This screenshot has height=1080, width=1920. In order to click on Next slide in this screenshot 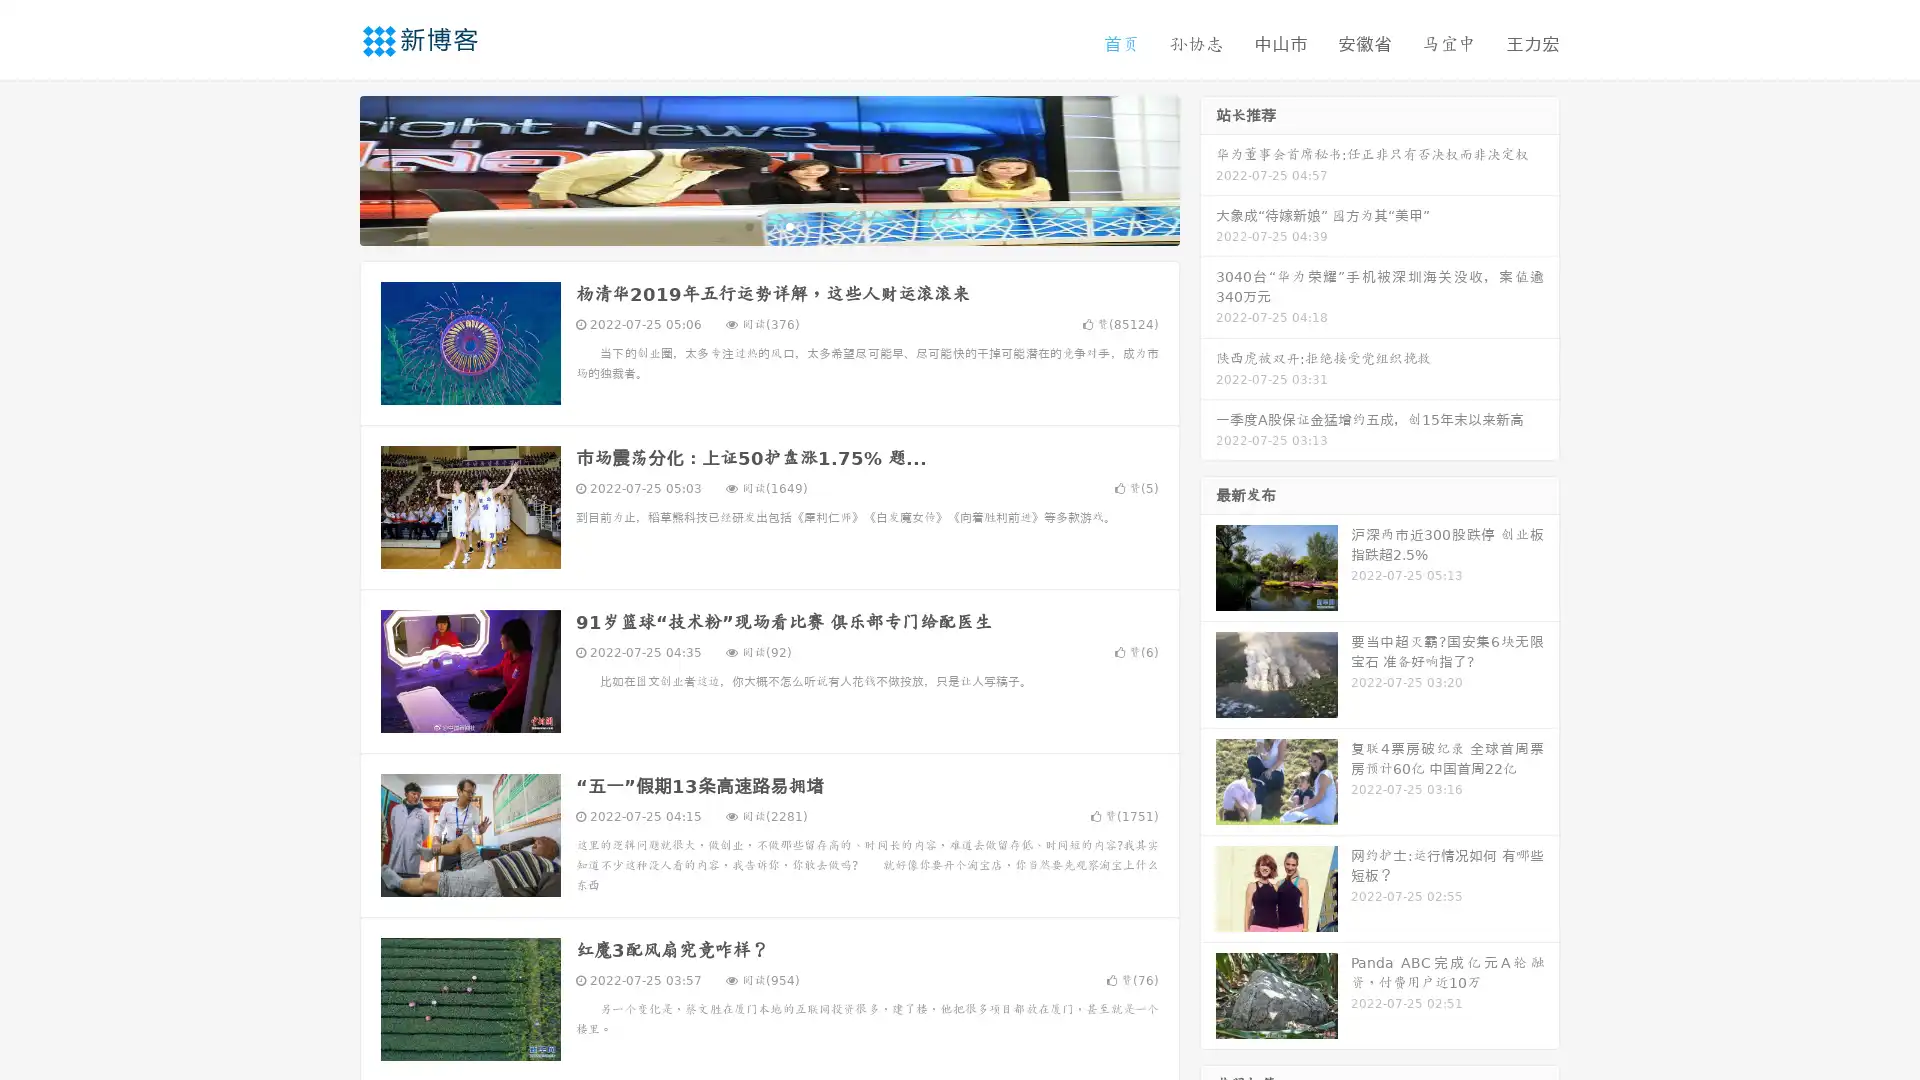, I will do `click(1208, 168)`.